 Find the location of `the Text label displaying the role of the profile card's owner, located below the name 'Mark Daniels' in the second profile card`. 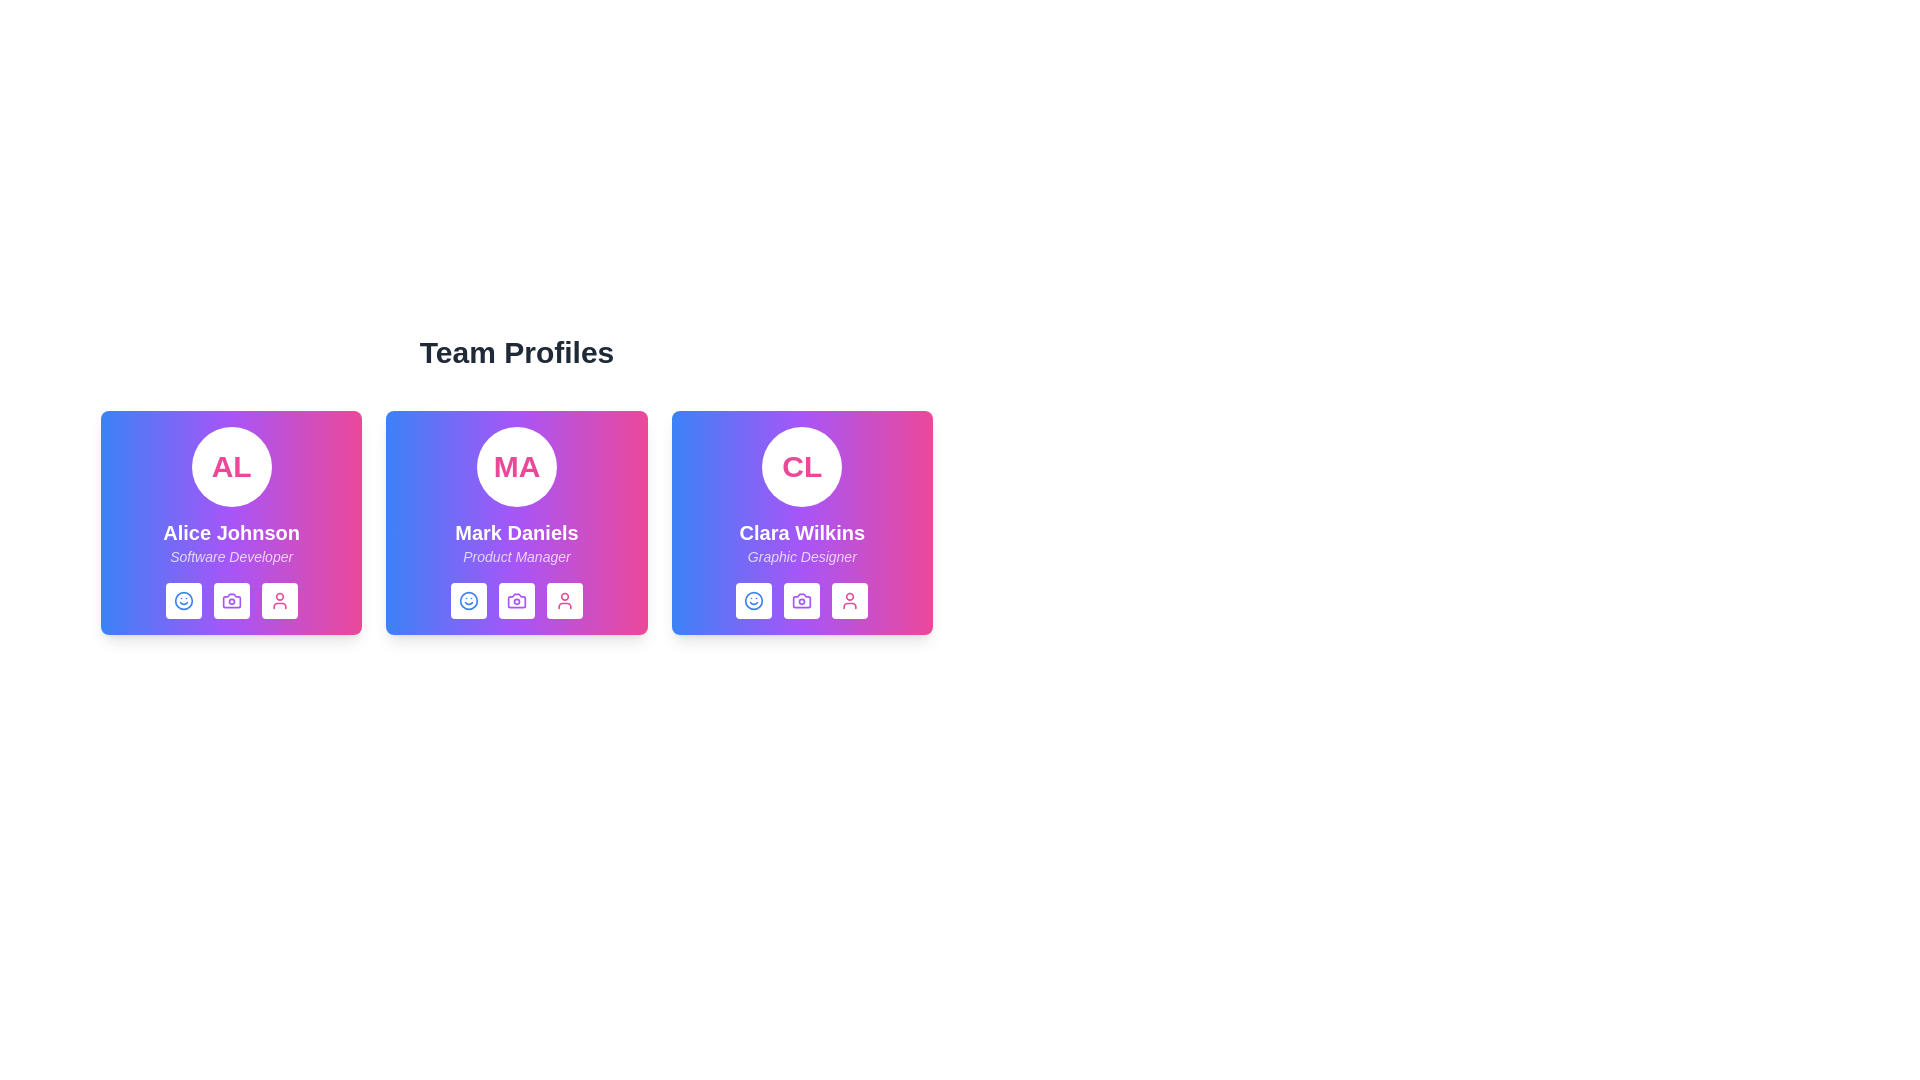

the Text label displaying the role of the profile card's owner, located below the name 'Mark Daniels' in the second profile card is located at coordinates (517, 556).